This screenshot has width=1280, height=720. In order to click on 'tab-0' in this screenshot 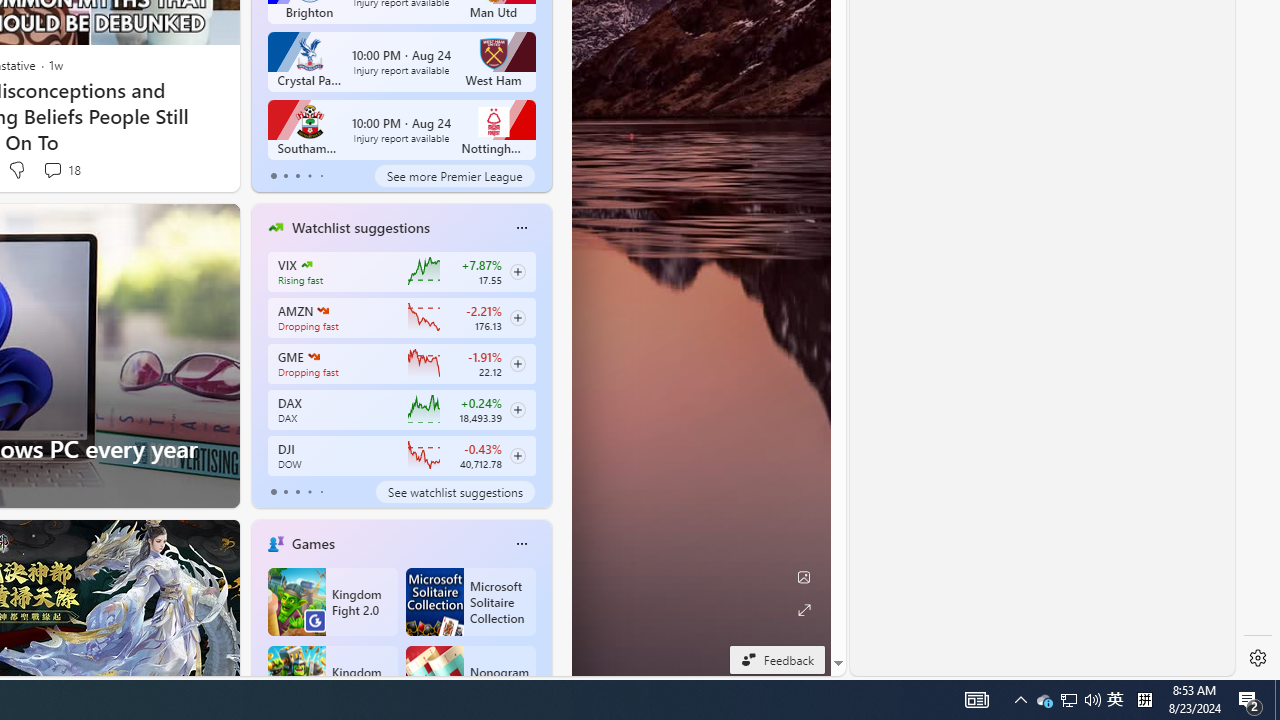, I will do `click(272, 492)`.